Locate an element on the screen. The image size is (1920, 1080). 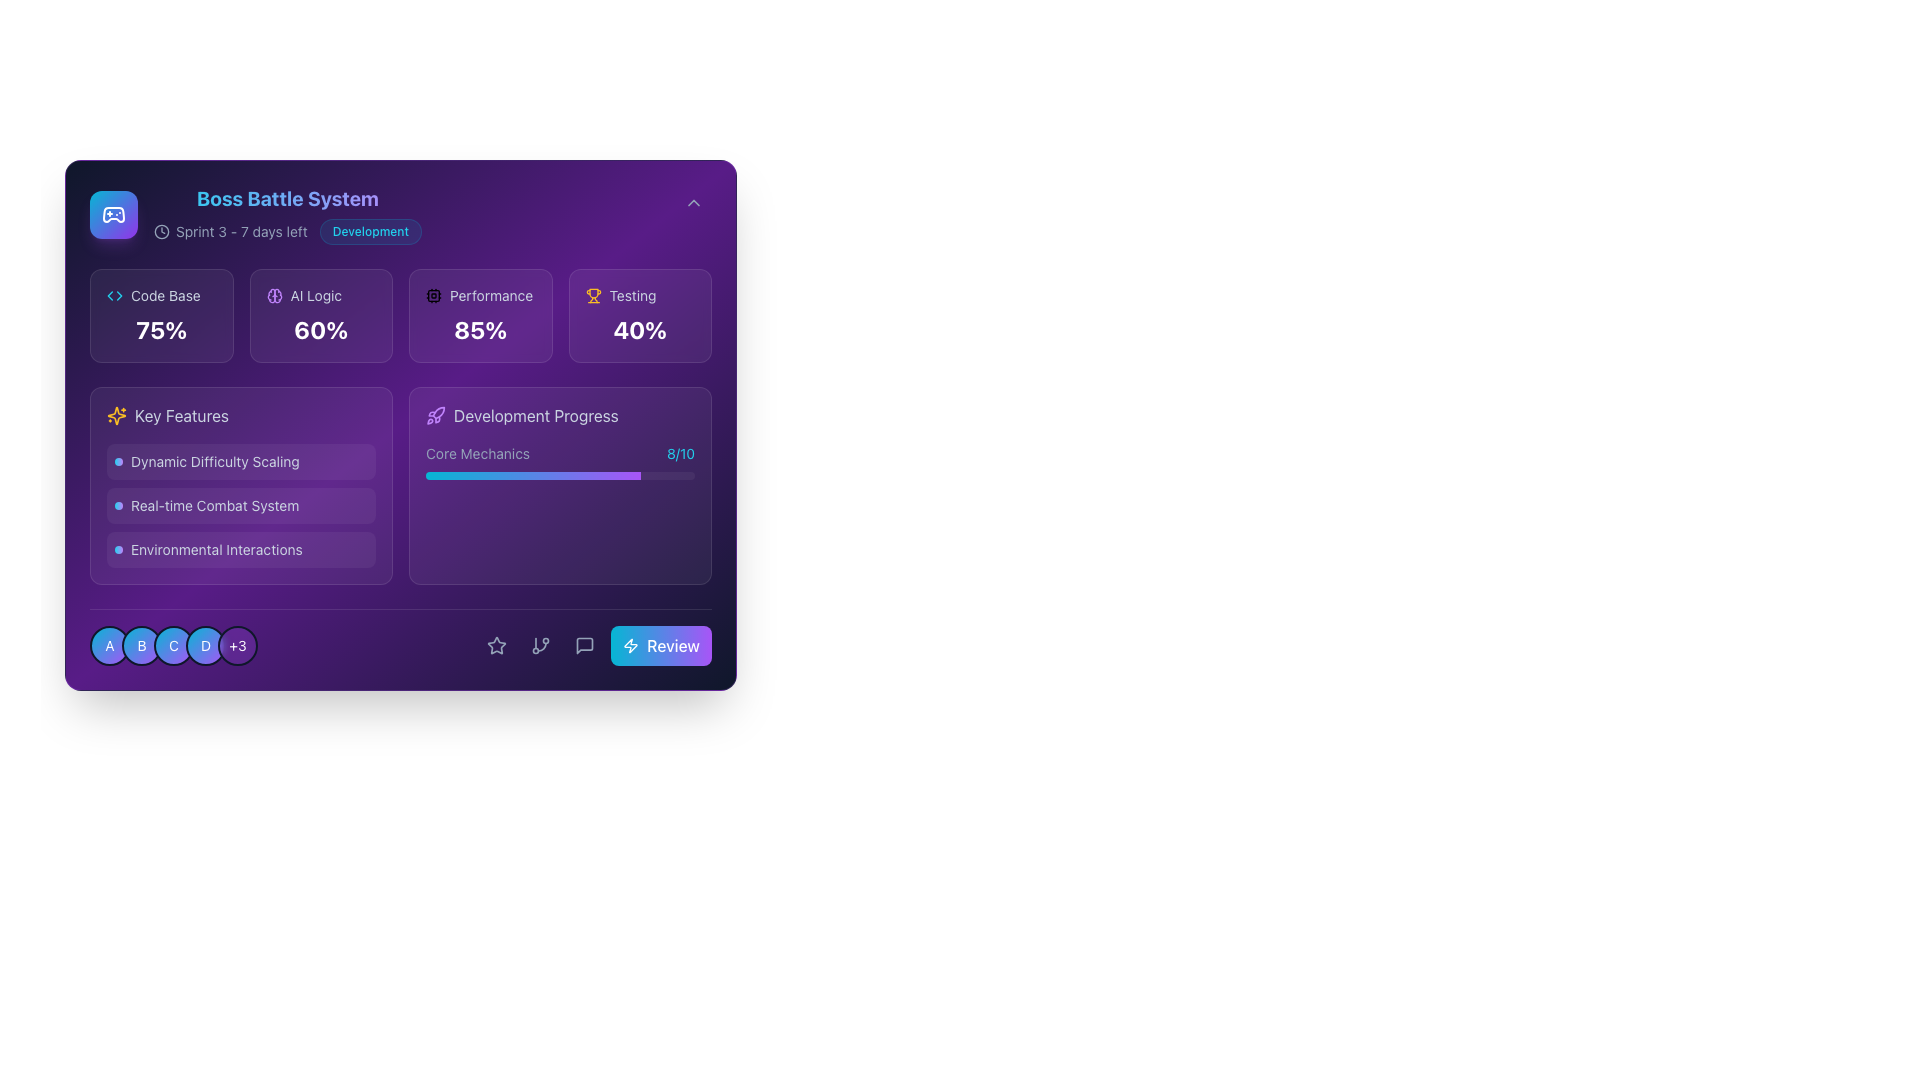
'Performance' label with its accompanying icon located in the highlighted section of the third column in the grid is located at coordinates (480, 296).